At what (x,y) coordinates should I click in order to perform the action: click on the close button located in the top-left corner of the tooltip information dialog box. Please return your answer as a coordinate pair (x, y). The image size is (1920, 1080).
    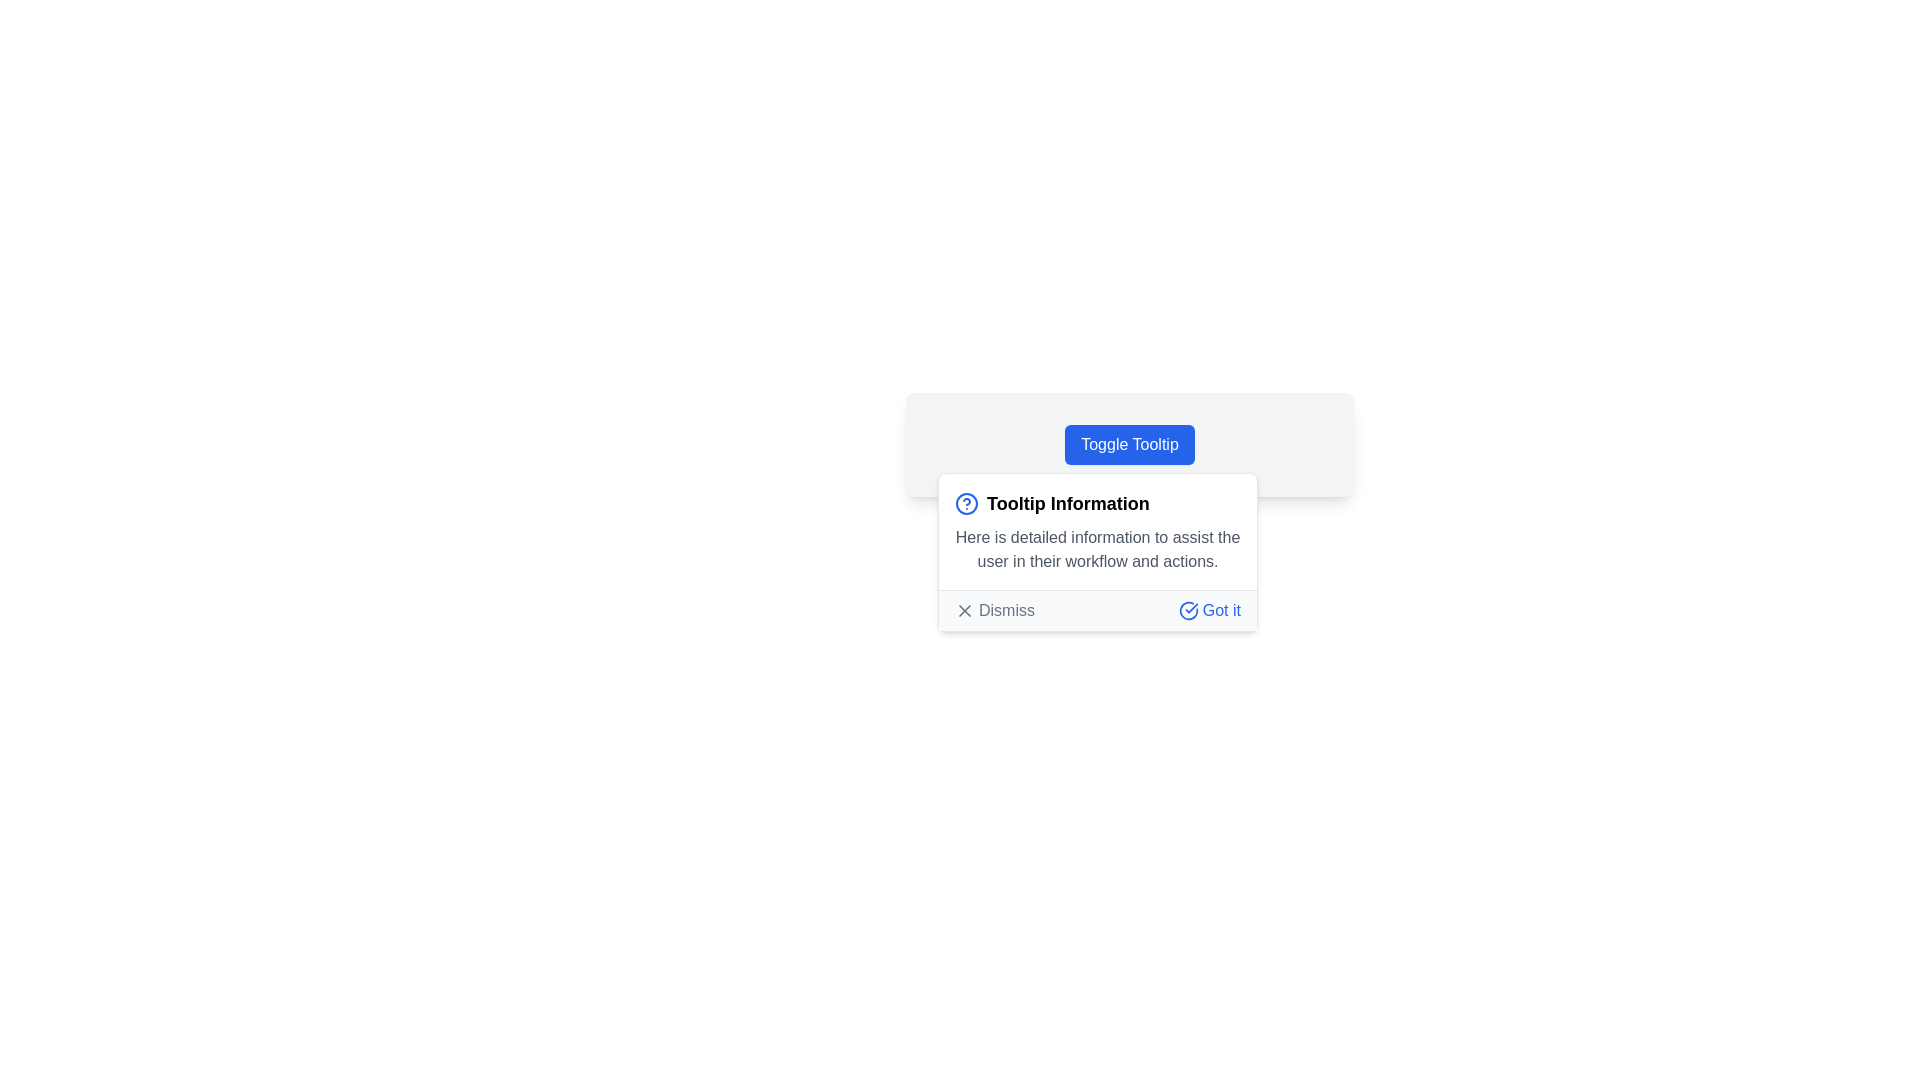
    Looking at the image, I should click on (964, 609).